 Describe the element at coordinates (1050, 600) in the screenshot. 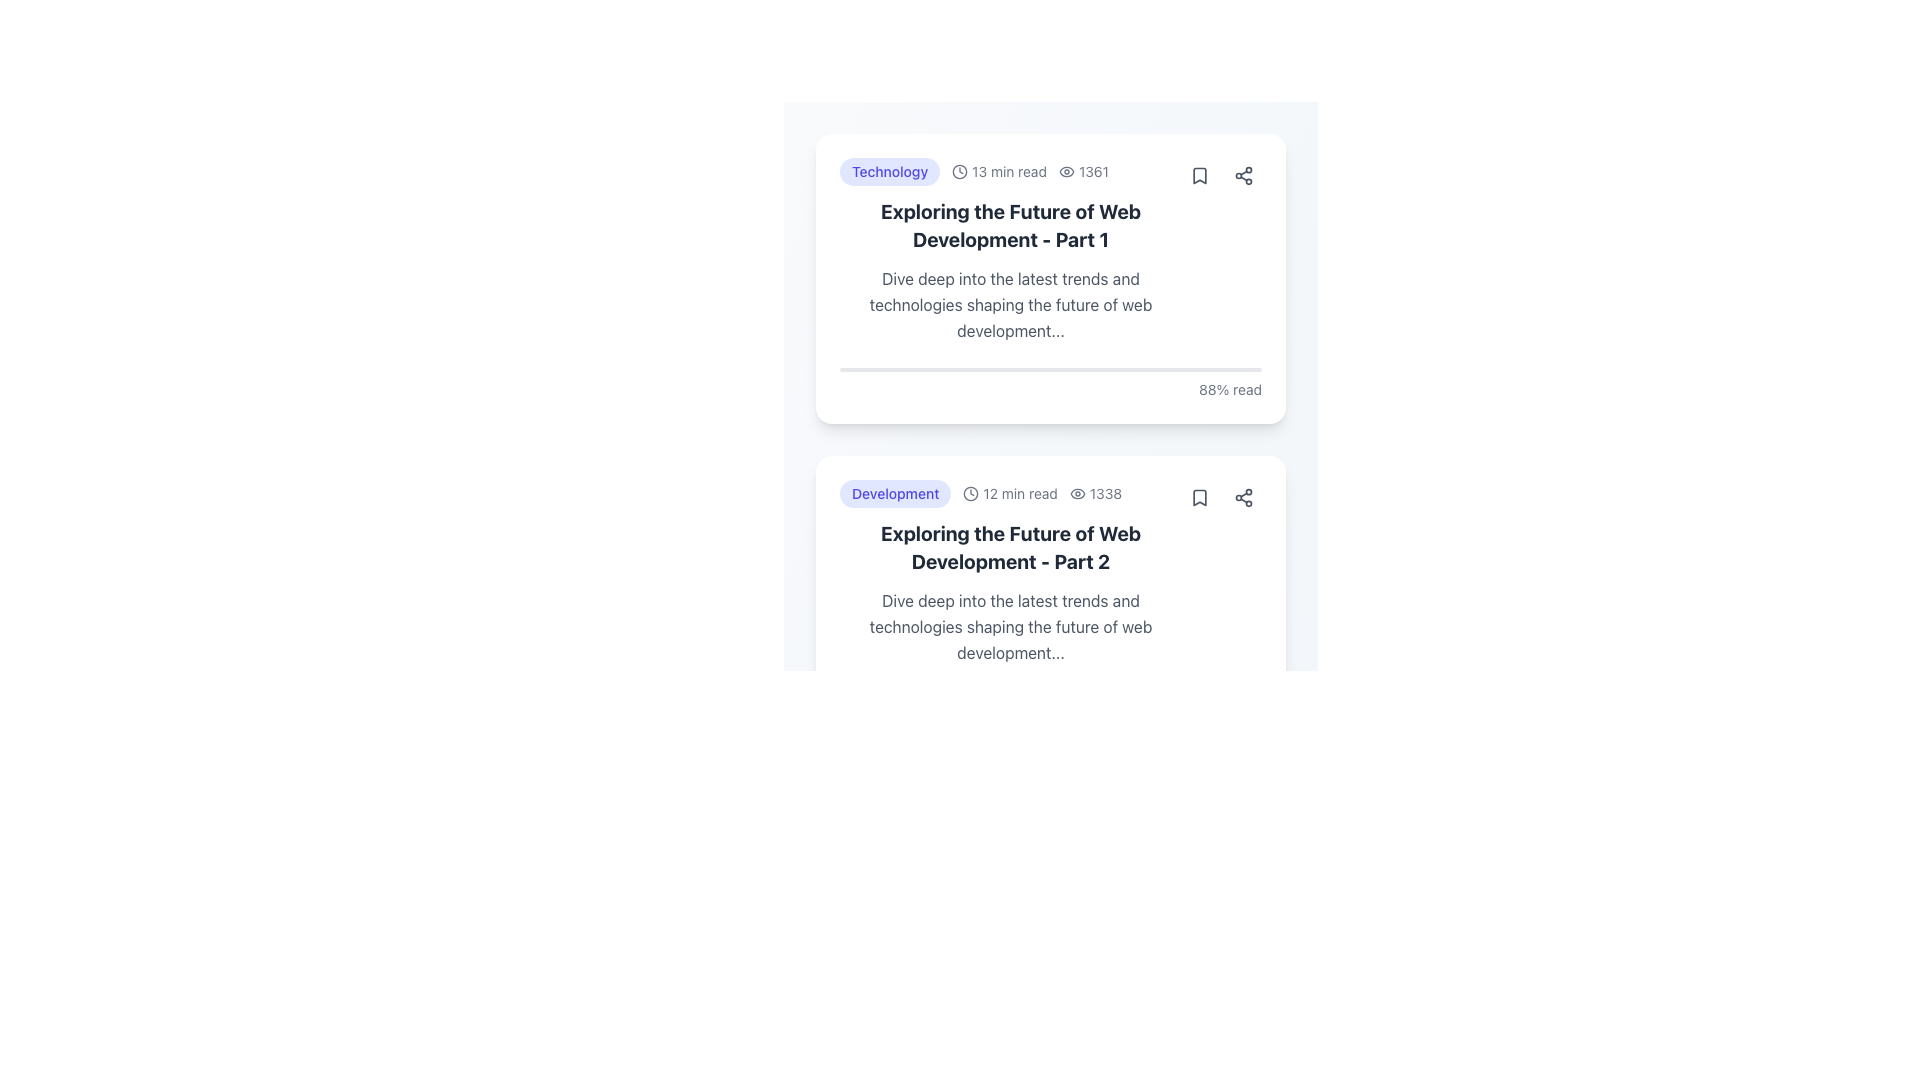

I see `the second Card component` at that location.